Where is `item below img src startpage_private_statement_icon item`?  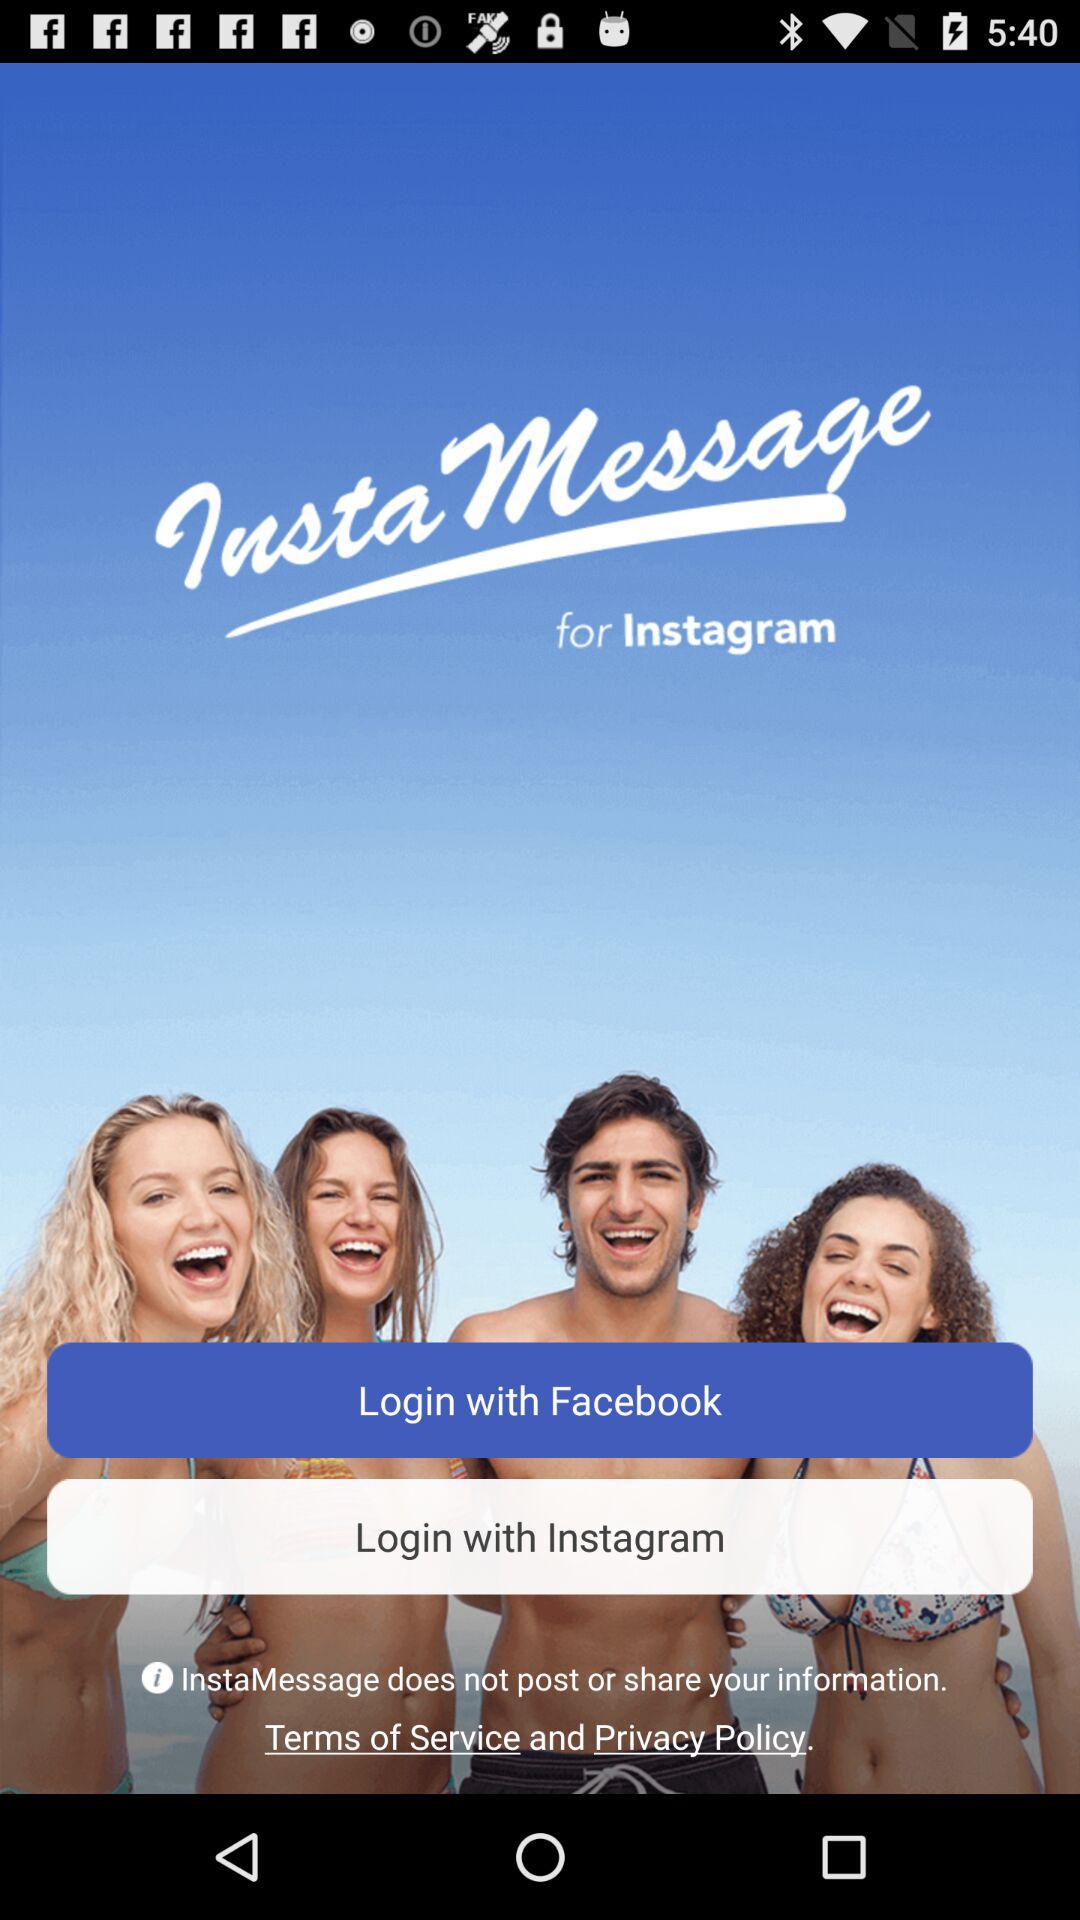 item below img src startpage_private_statement_icon item is located at coordinates (540, 1735).